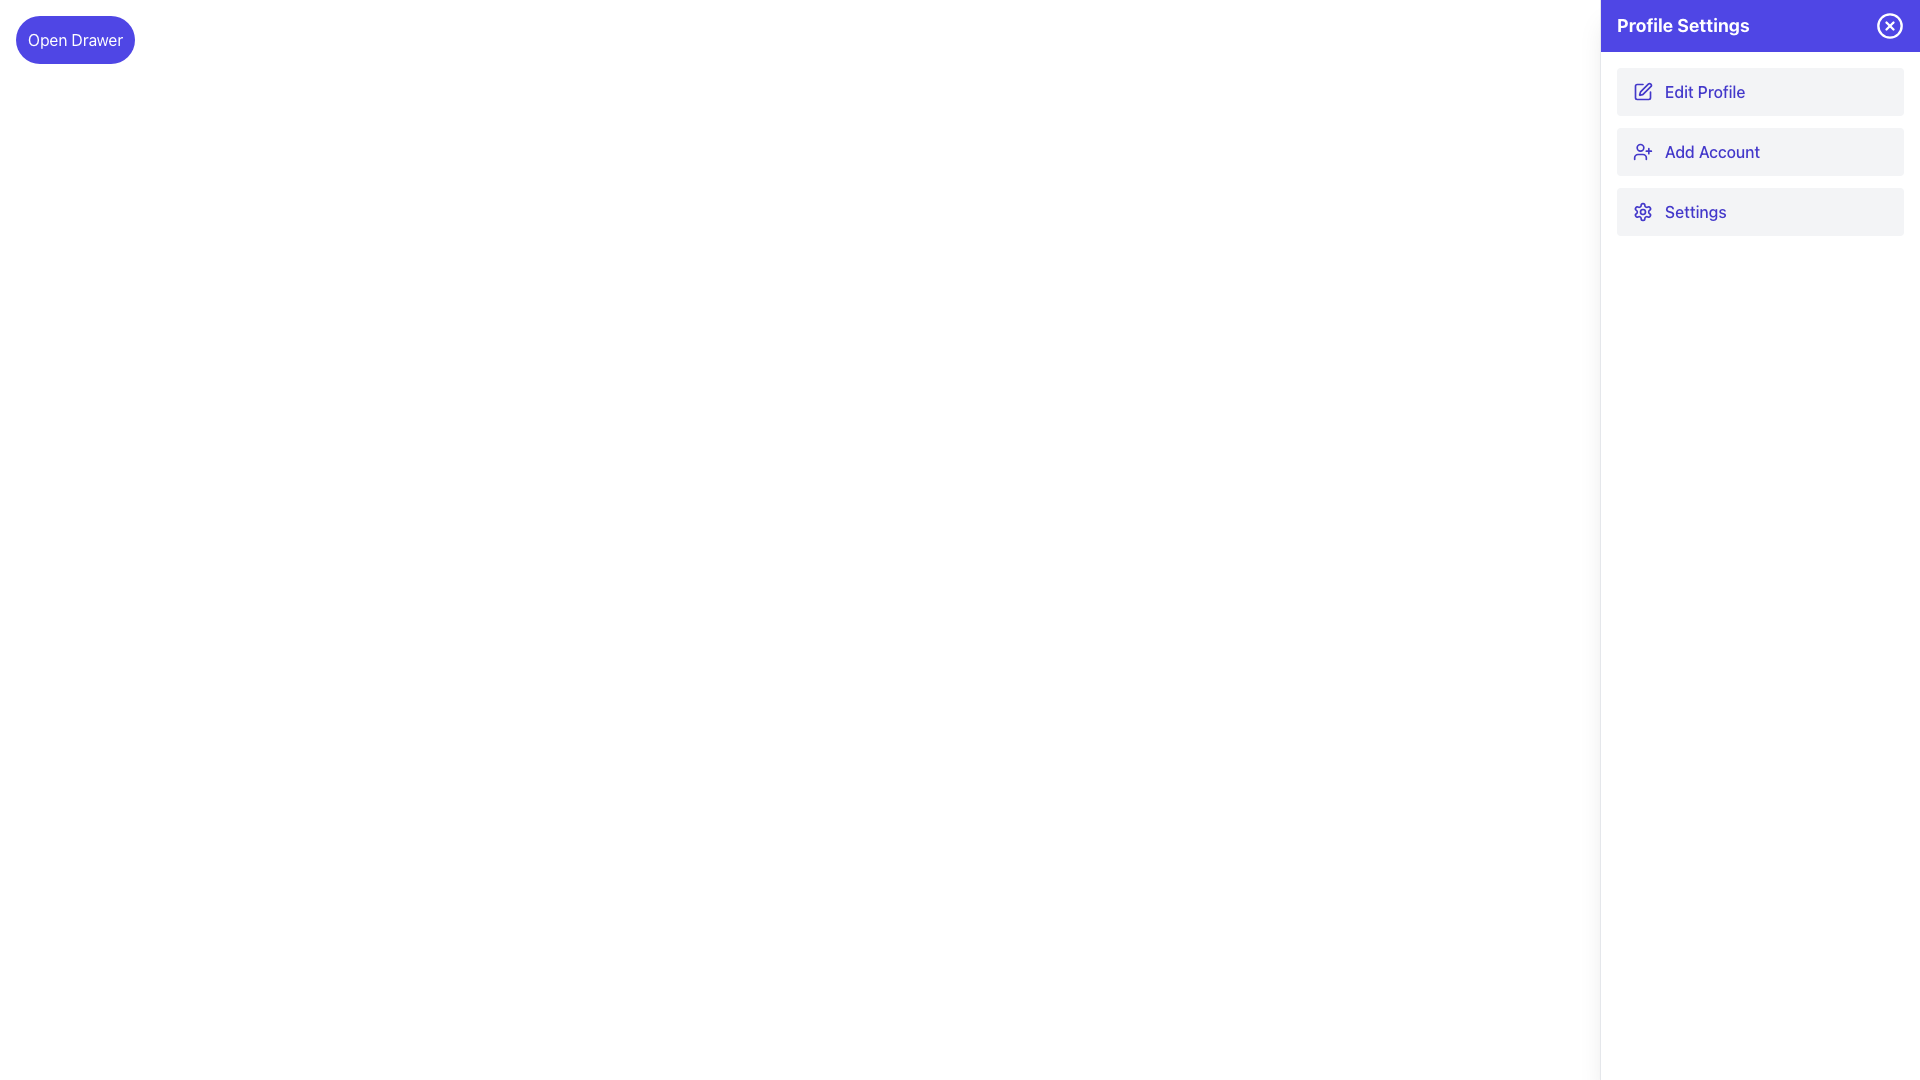 This screenshot has width=1920, height=1080. I want to click on the circle icon in the top-right corner of the Profile Settings panel, which signifies a close or dismiss action, so click(1889, 24).